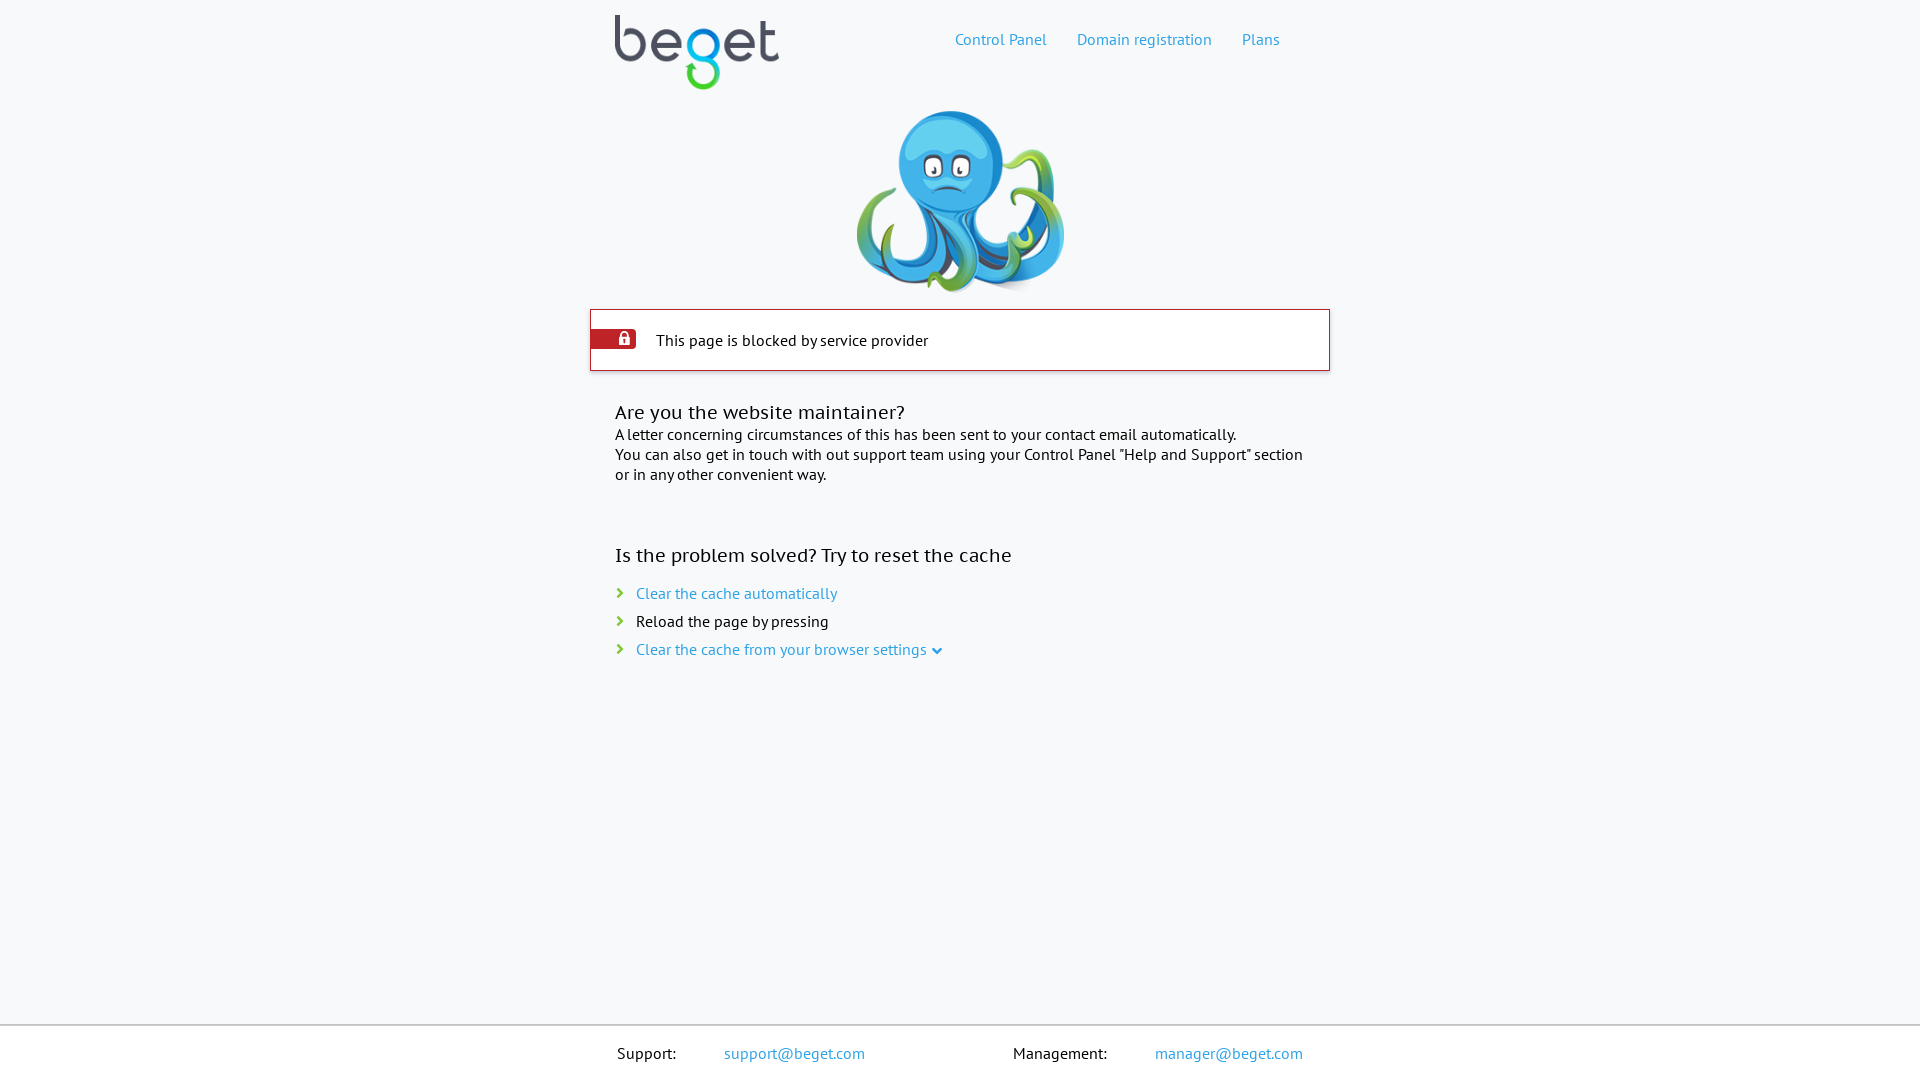 This screenshot has height=1080, width=1920. What do you see at coordinates (1227, 1052) in the screenshot?
I see `'manager@beget.com'` at bounding box center [1227, 1052].